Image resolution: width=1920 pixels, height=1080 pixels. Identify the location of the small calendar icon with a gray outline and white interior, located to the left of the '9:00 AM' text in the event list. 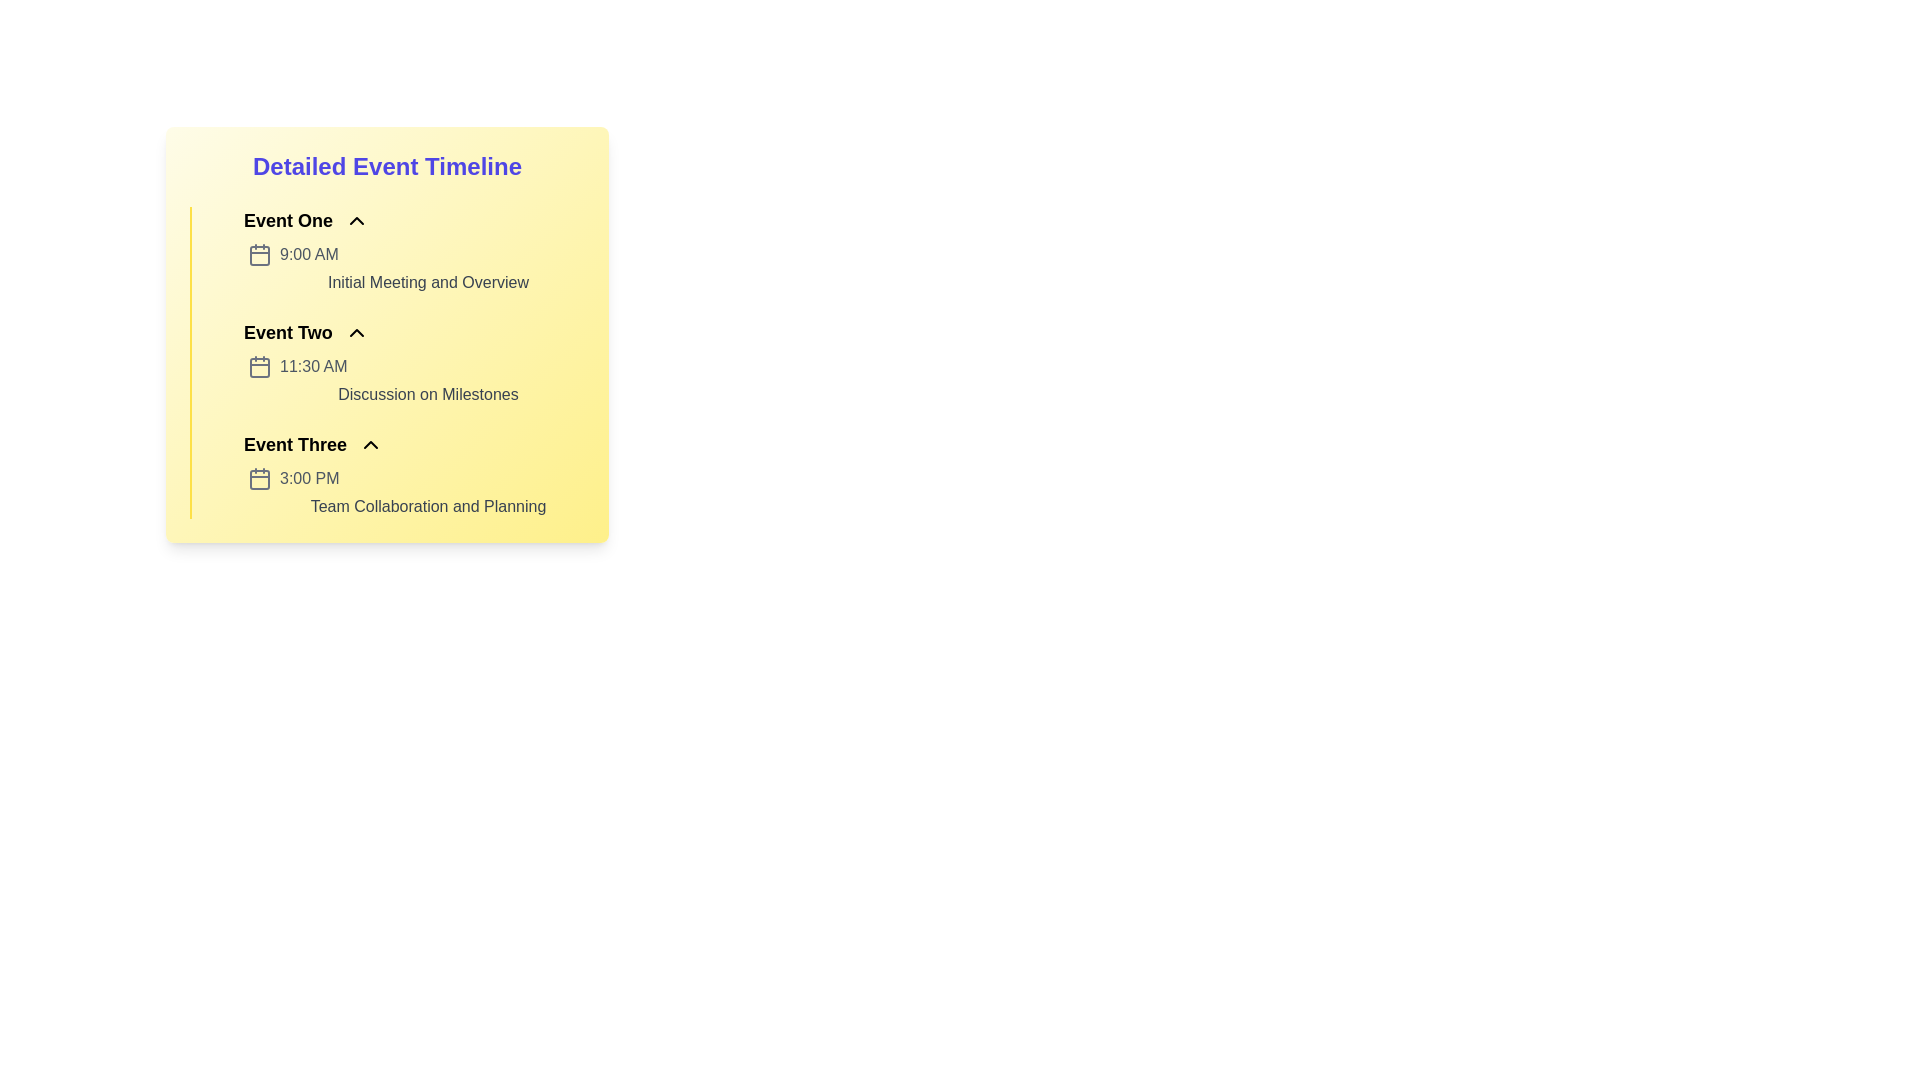
(258, 253).